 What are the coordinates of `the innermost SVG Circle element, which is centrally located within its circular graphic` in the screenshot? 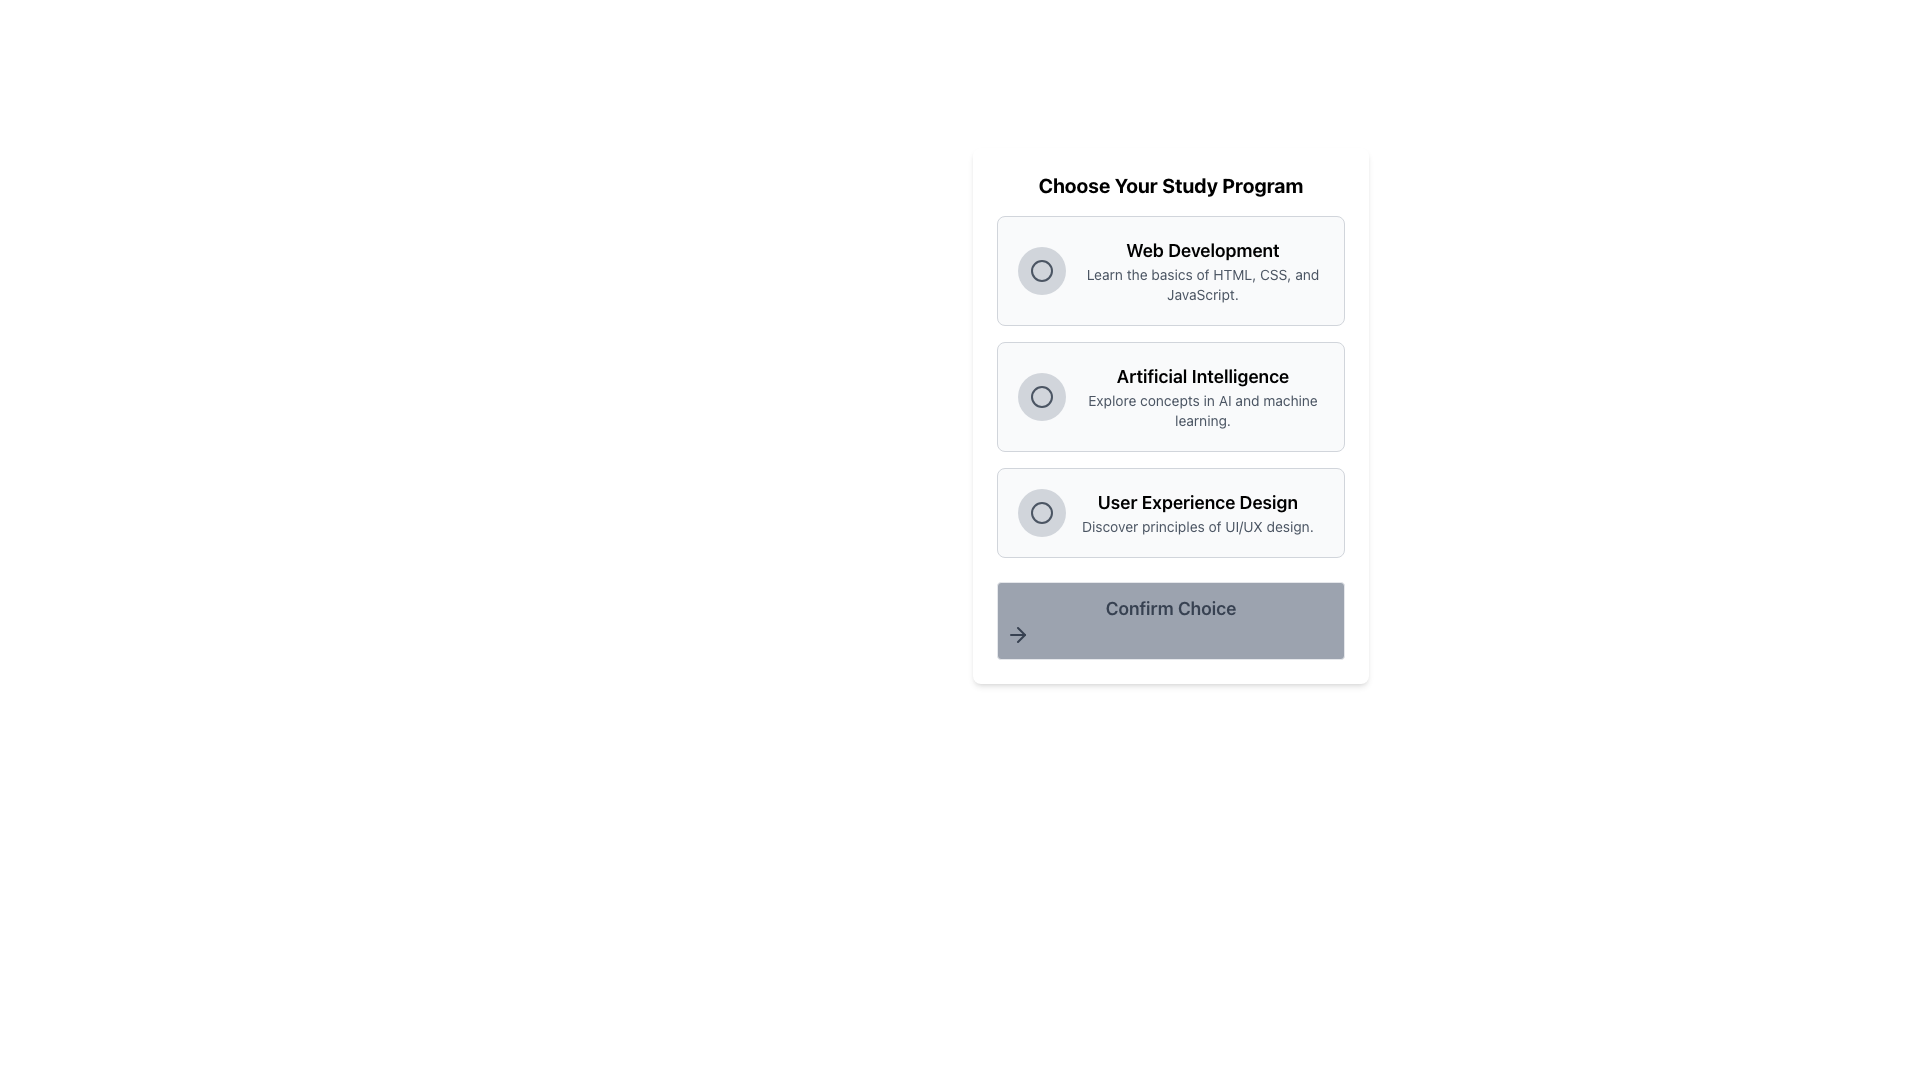 It's located at (1040, 397).